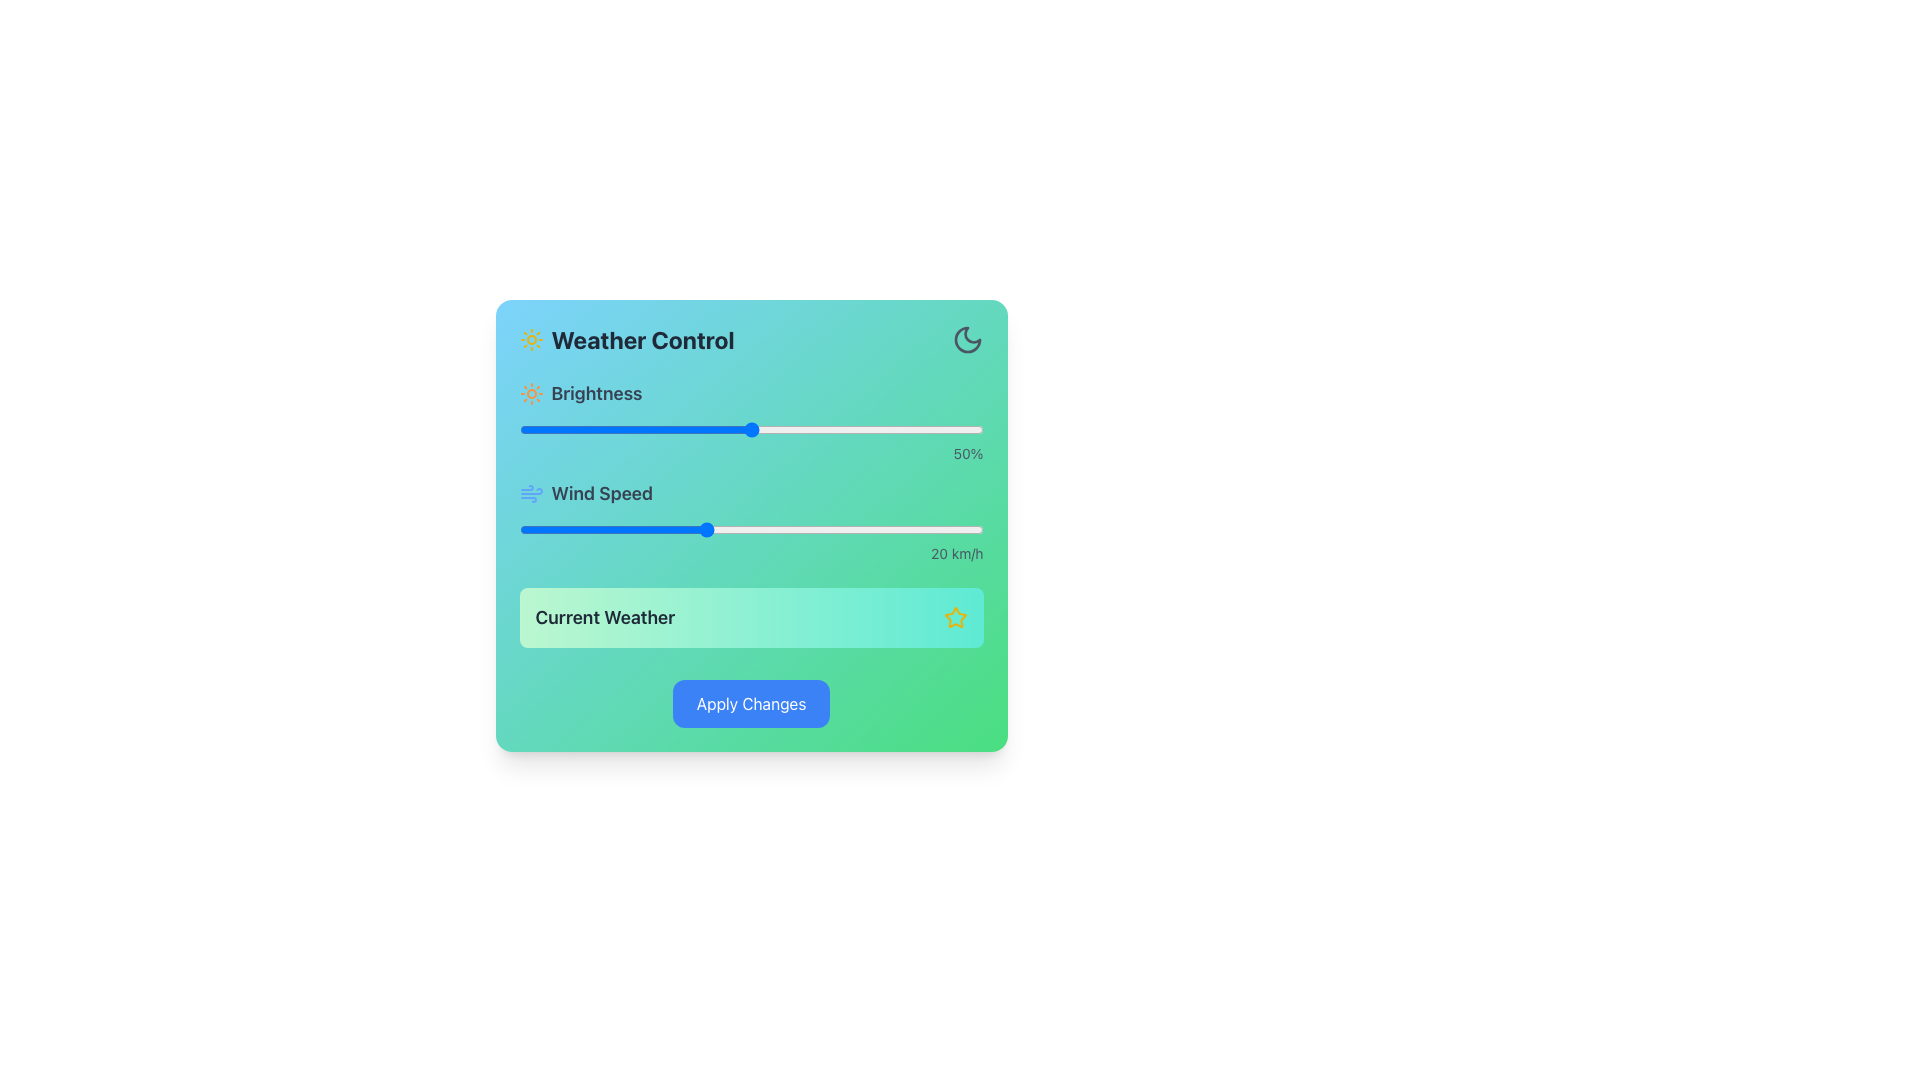  Describe the element at coordinates (531, 393) in the screenshot. I see `the decorative icon representing the 'Brightness' section in the 'Weather Control' panel, located to the left of the 'Brightness' label text` at that location.